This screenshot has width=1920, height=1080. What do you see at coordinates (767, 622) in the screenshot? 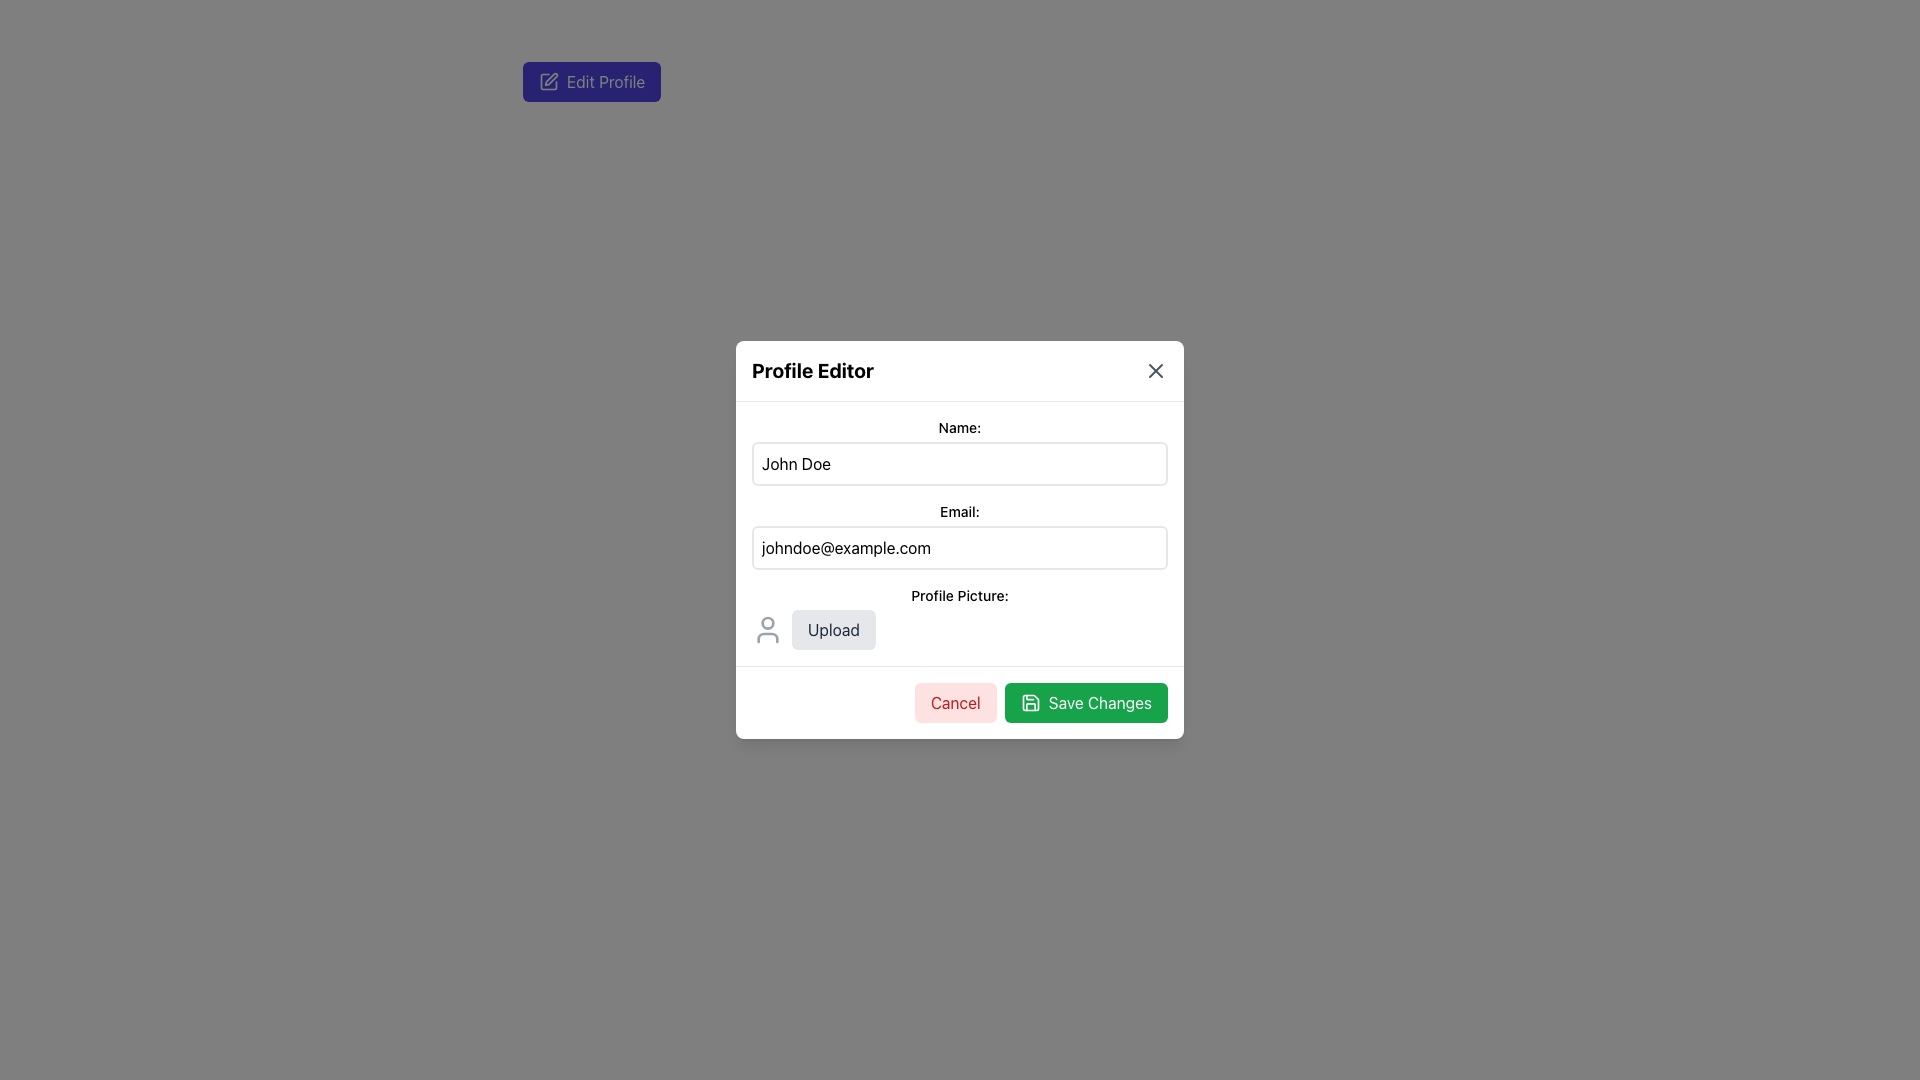
I see `the circular graphic placeholder for the user's profile image located in the top-middle of the profile editor area to interact with it` at bounding box center [767, 622].